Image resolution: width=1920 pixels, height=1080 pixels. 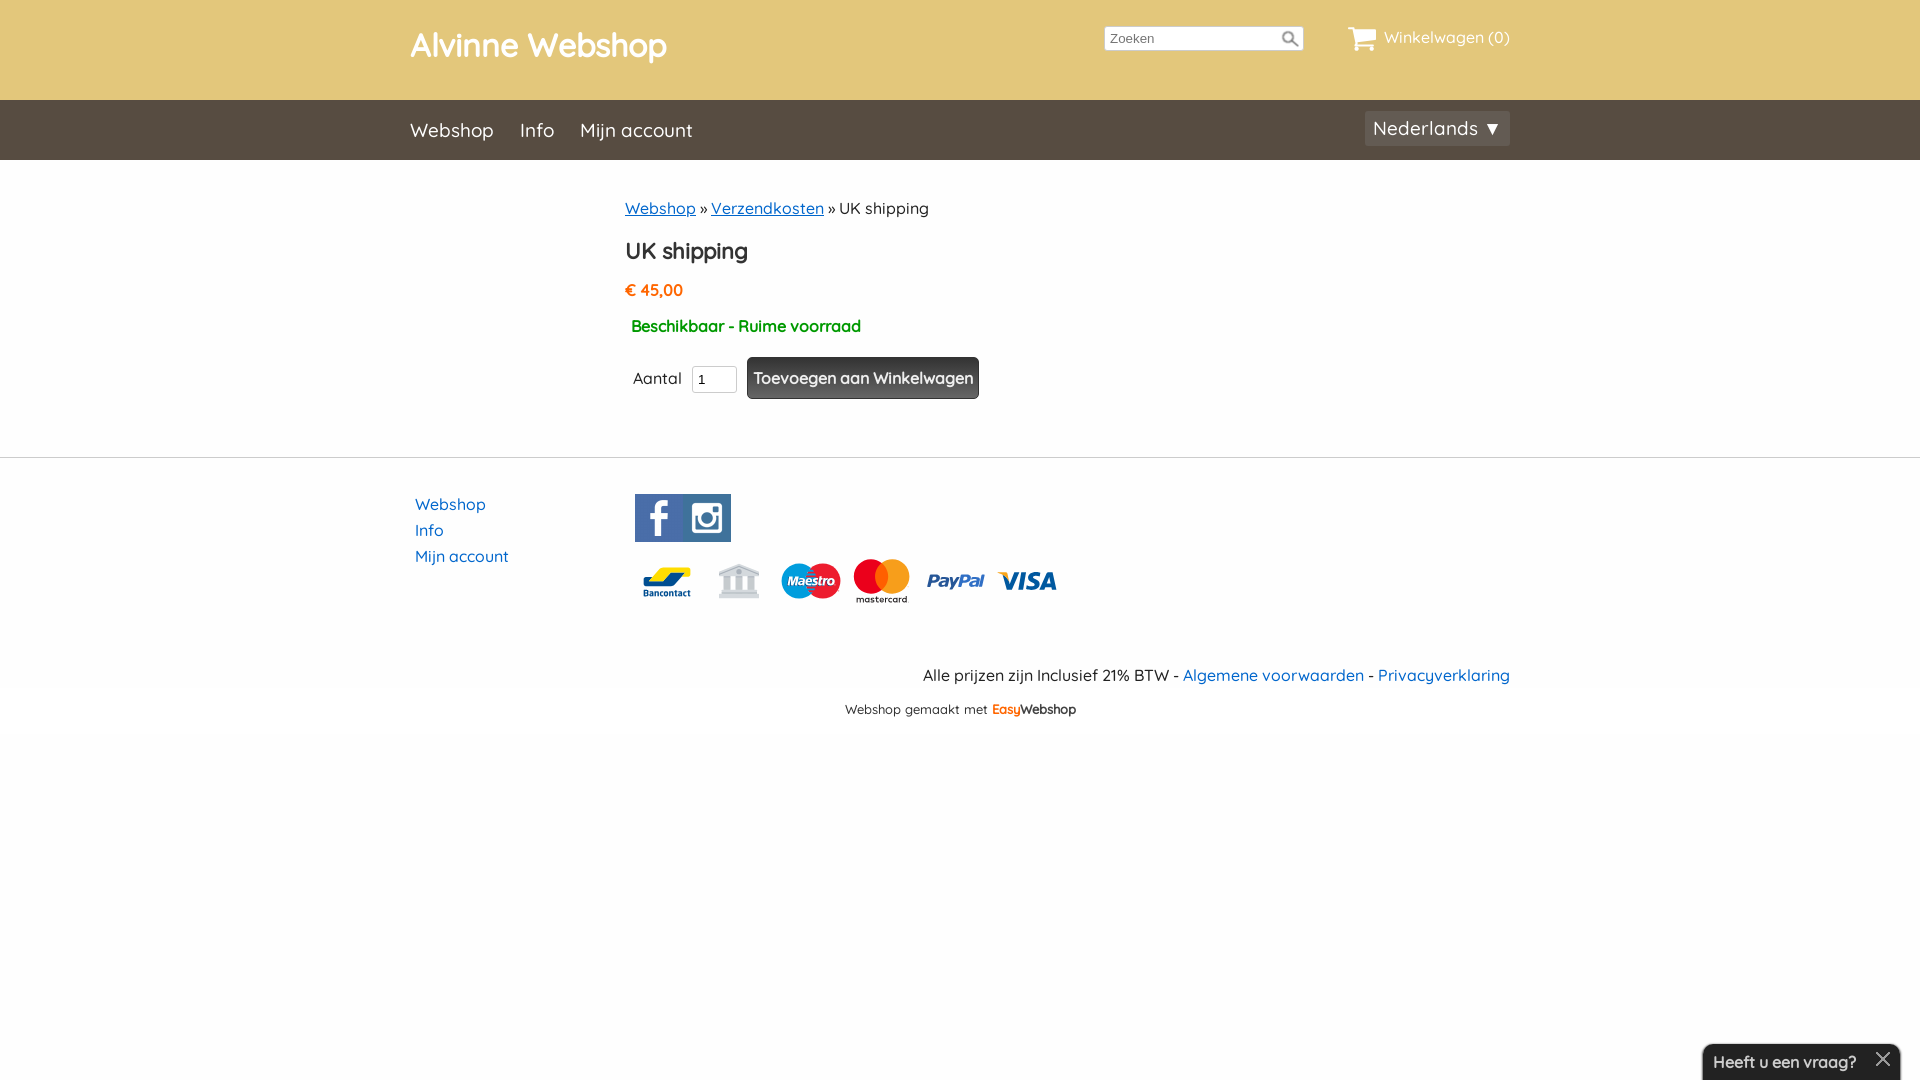 I want to click on 'Webshop', so click(x=464, y=130).